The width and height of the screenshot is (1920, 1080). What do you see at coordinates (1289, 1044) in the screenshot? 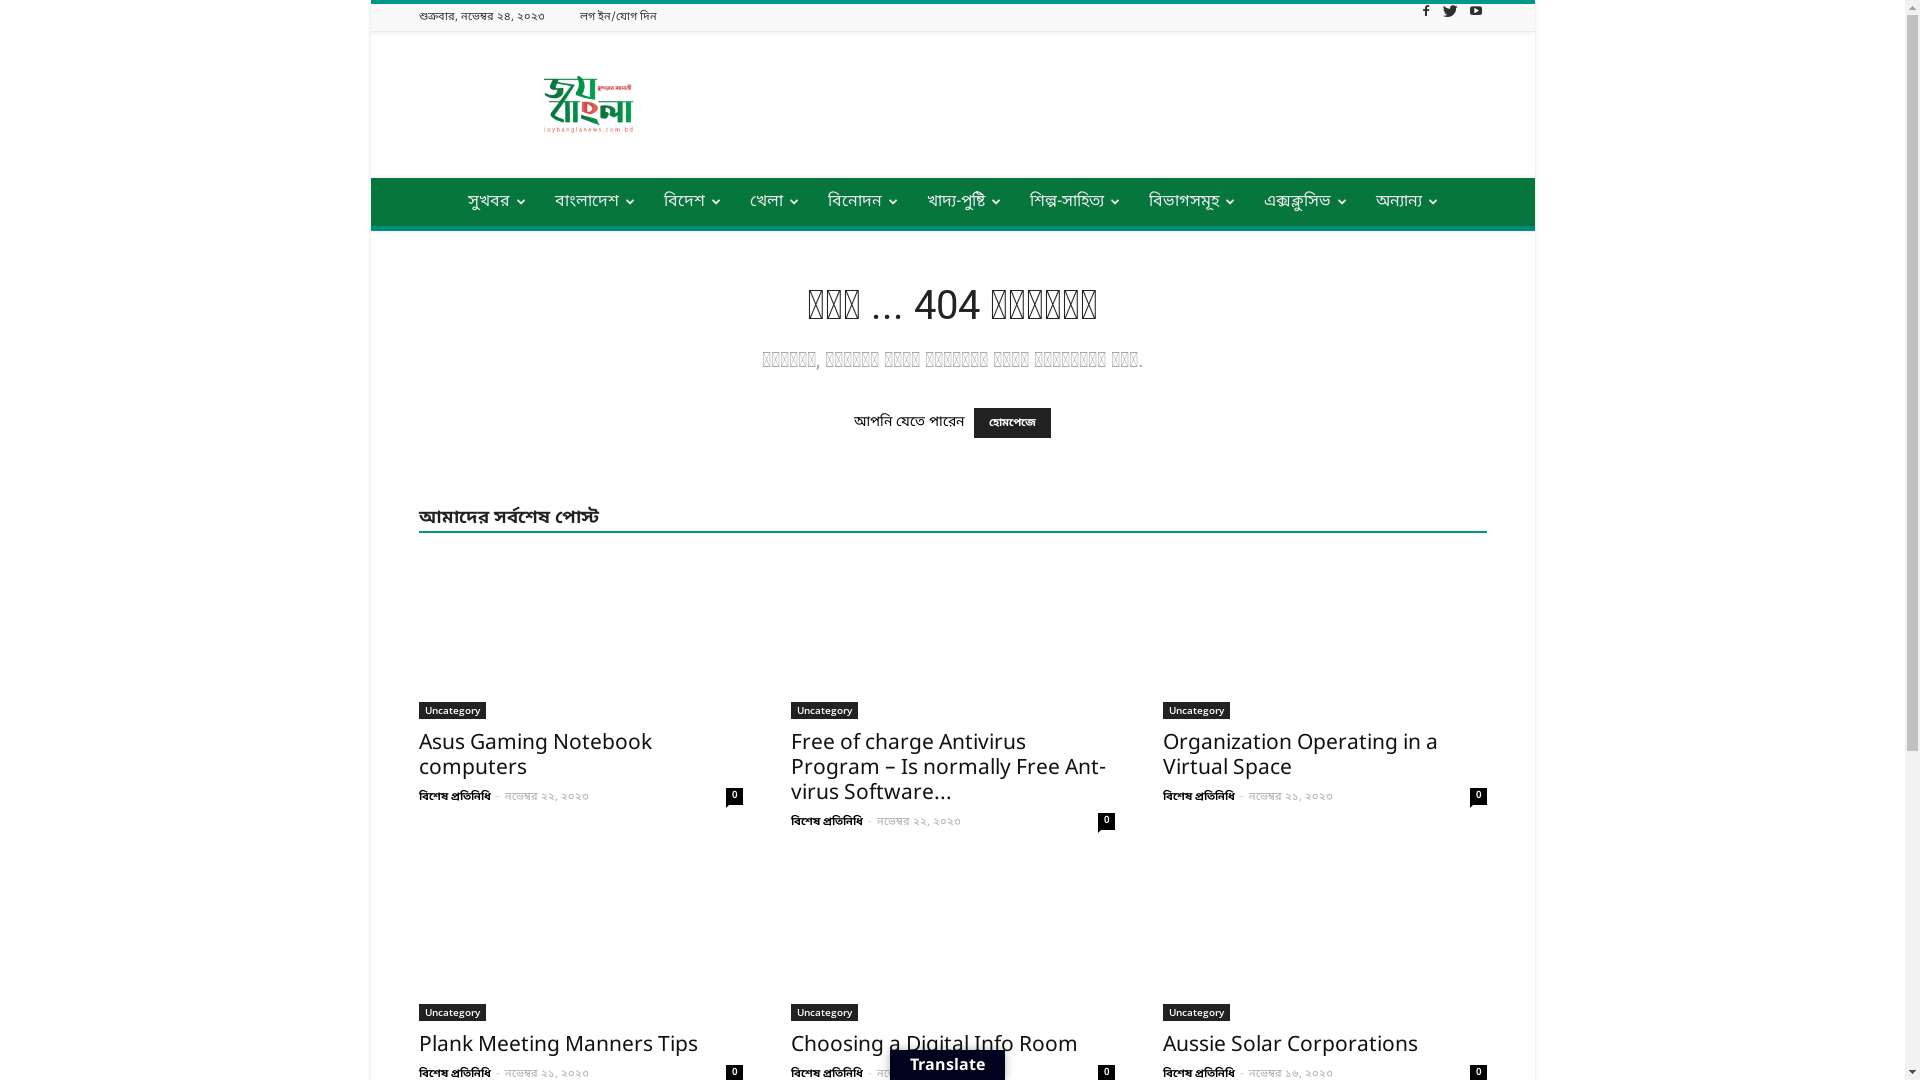
I see `'Aussie Solar Corporations'` at bounding box center [1289, 1044].